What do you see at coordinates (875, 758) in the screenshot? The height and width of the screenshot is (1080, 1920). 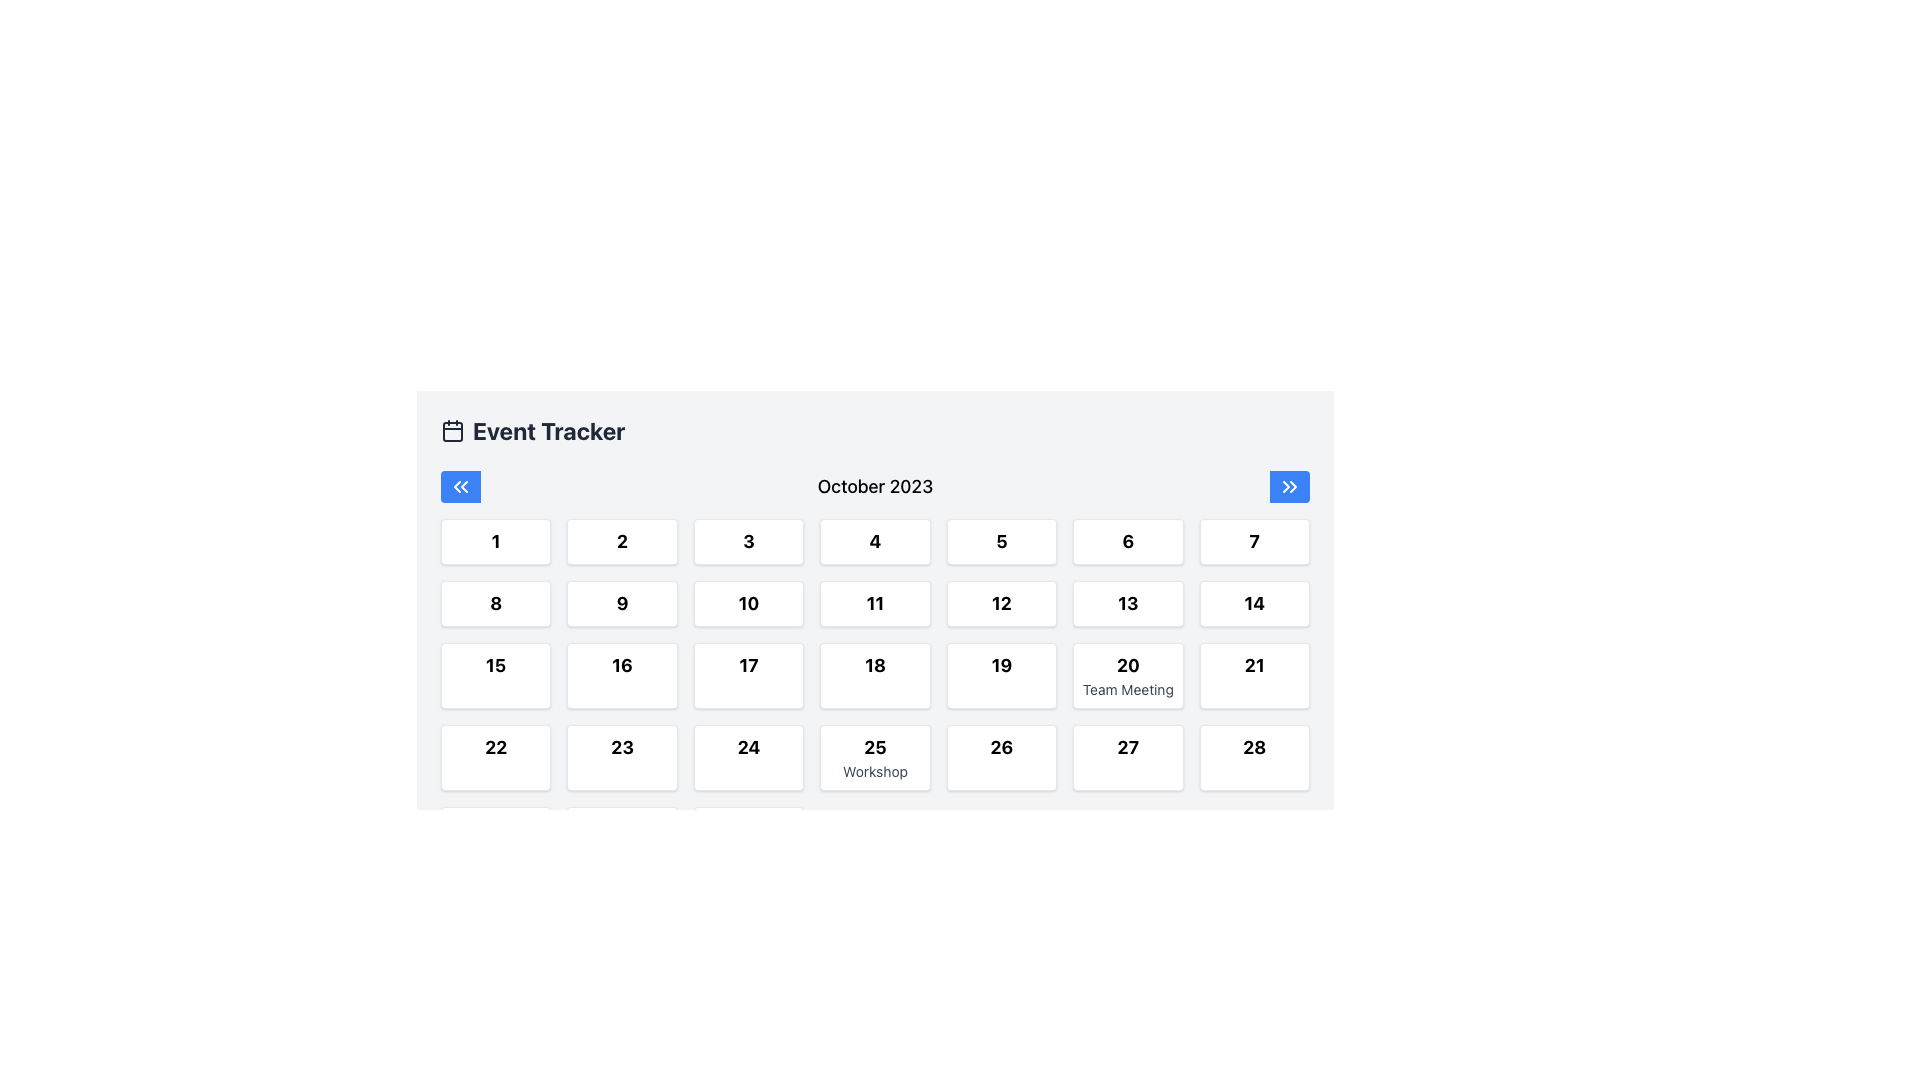 I see `the calendar date cell for the 25th, which indicates an event named 'Workshop'` at bounding box center [875, 758].